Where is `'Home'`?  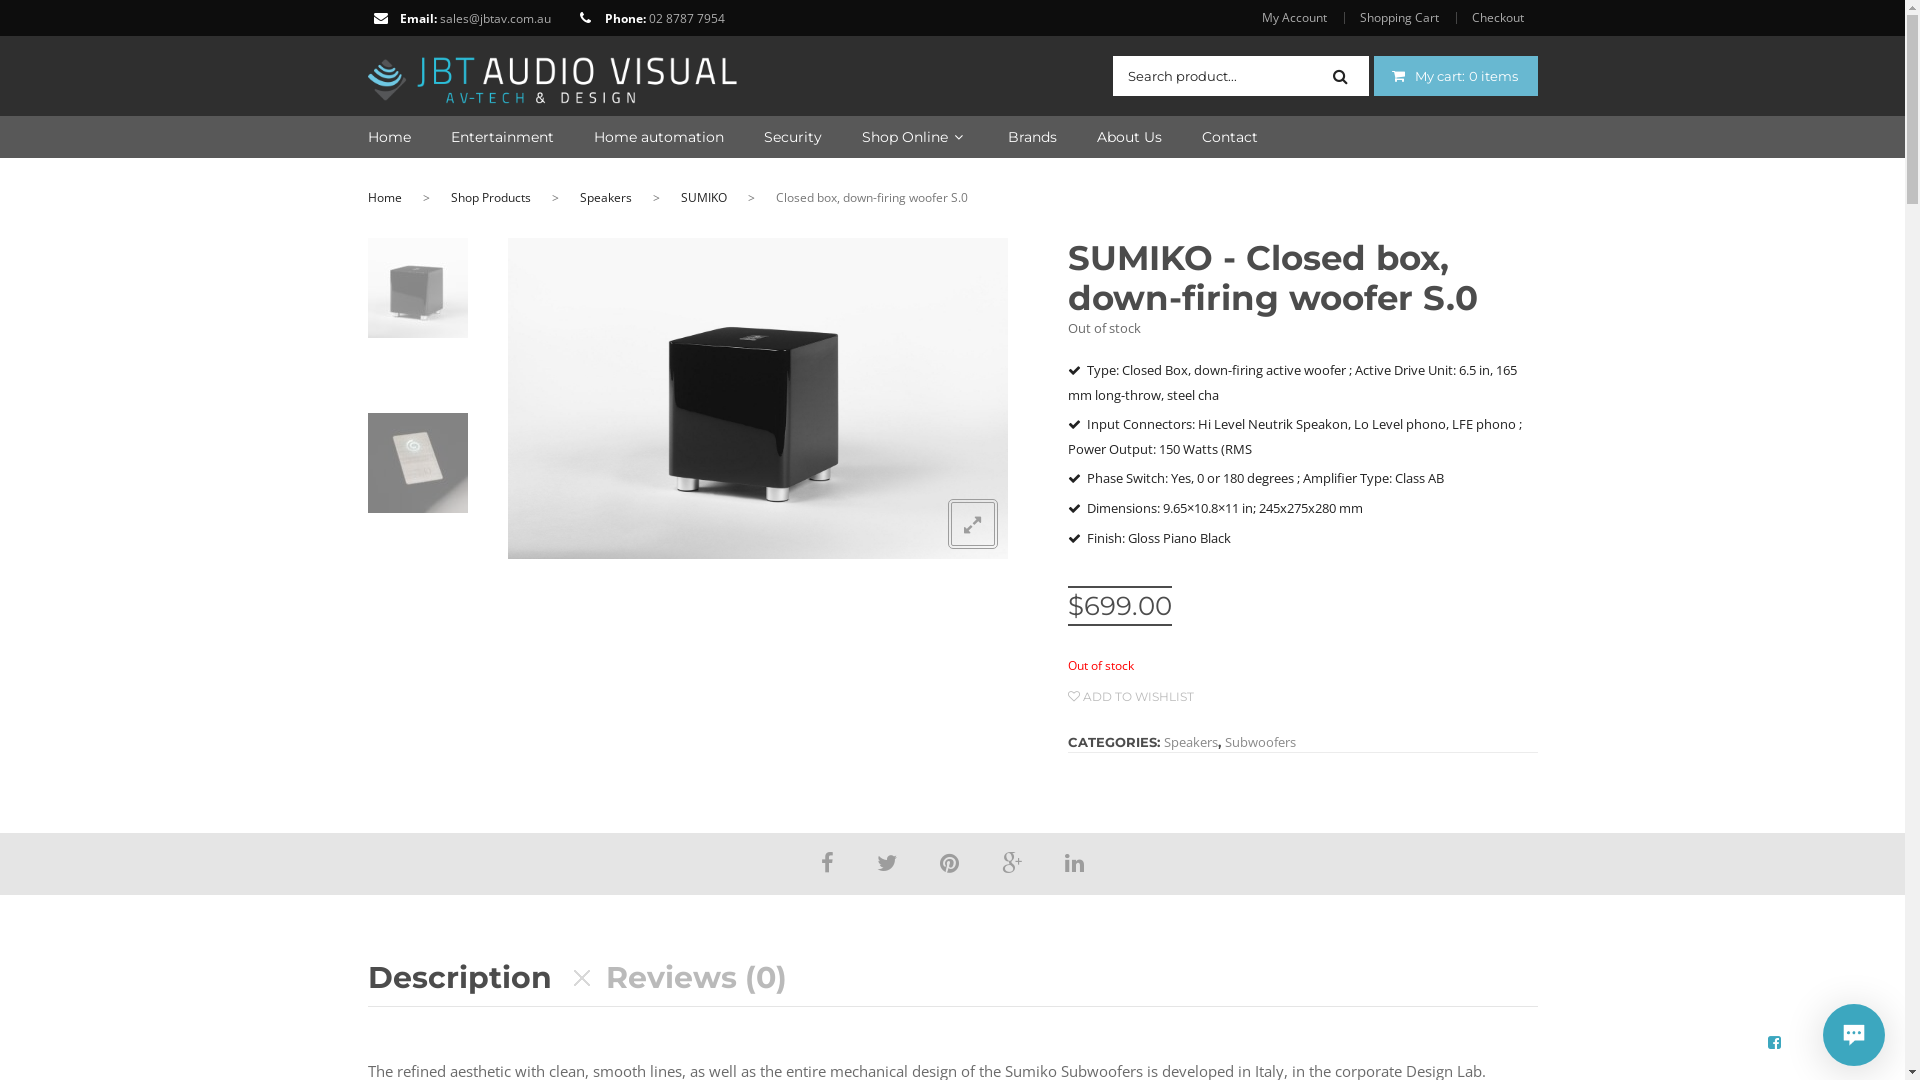 'Home' is located at coordinates (389, 136).